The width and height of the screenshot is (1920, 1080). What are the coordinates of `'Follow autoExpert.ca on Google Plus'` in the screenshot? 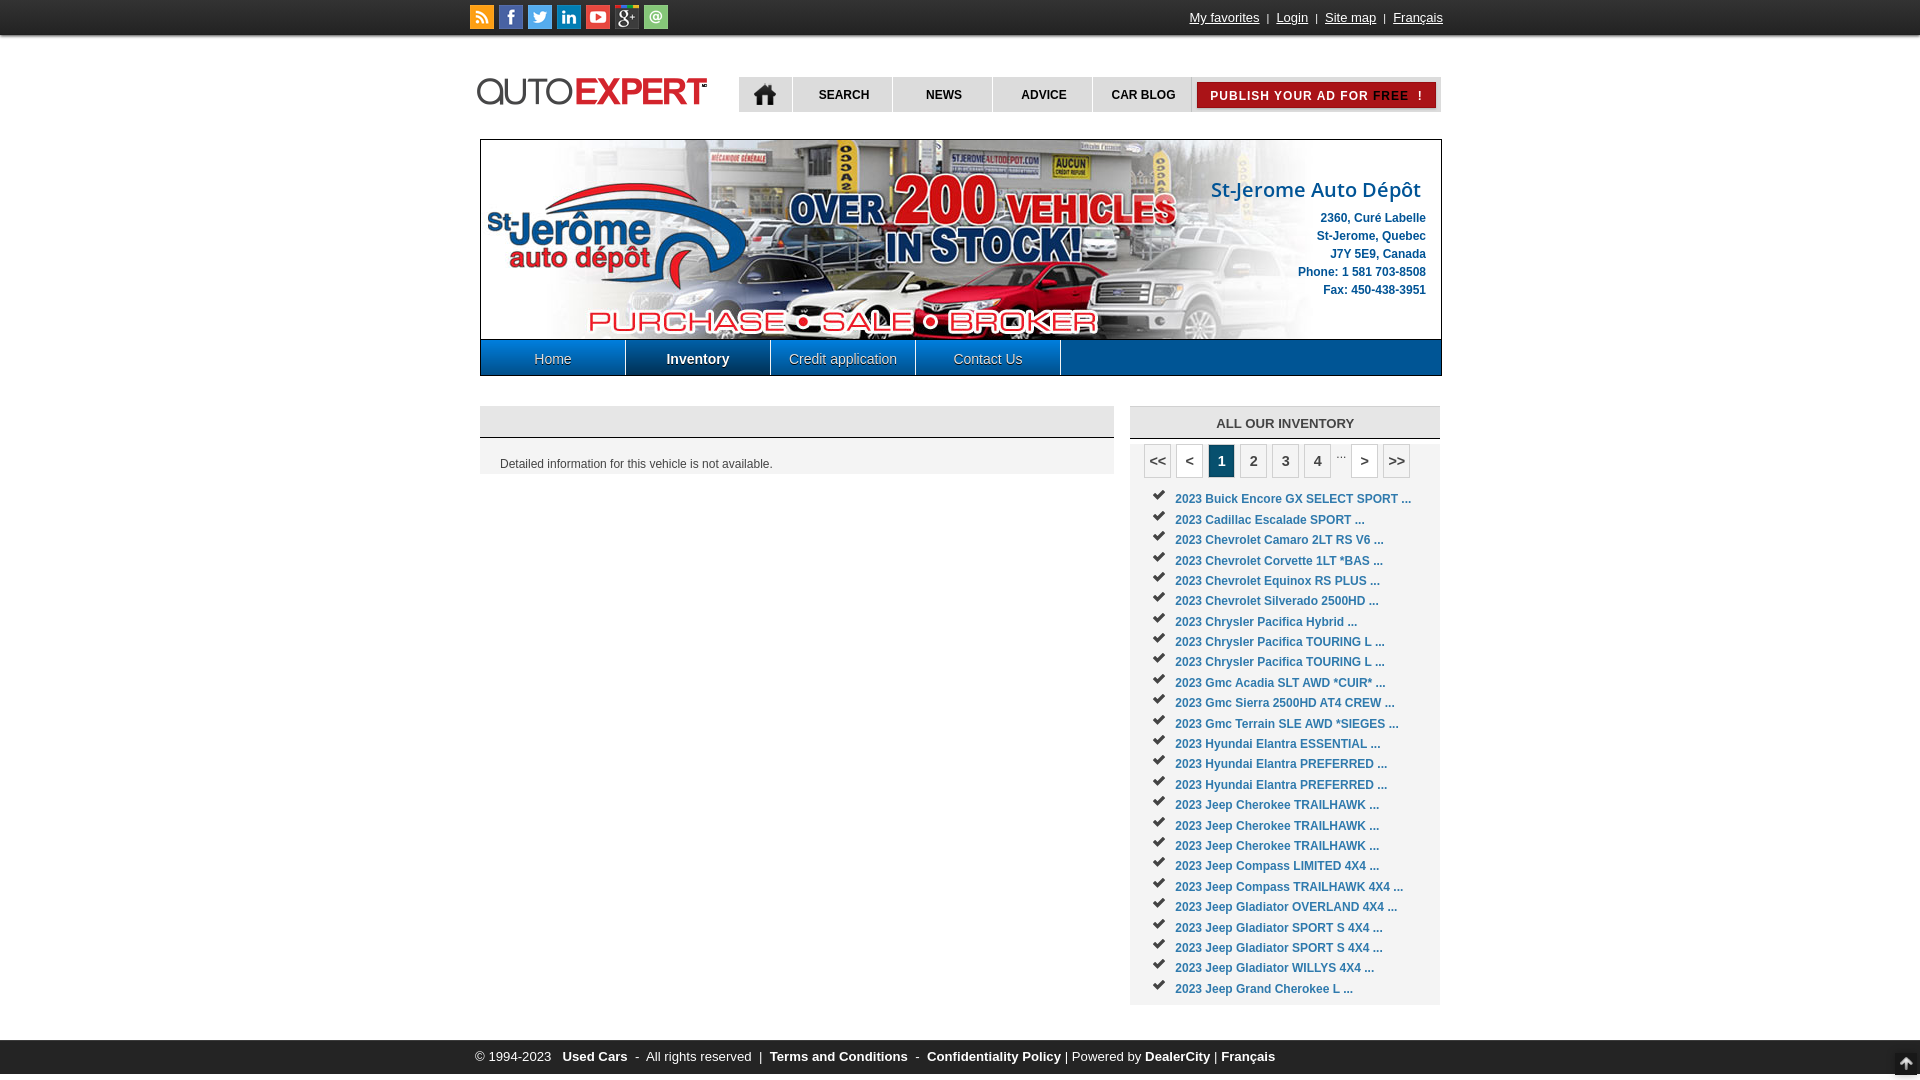 It's located at (626, 24).